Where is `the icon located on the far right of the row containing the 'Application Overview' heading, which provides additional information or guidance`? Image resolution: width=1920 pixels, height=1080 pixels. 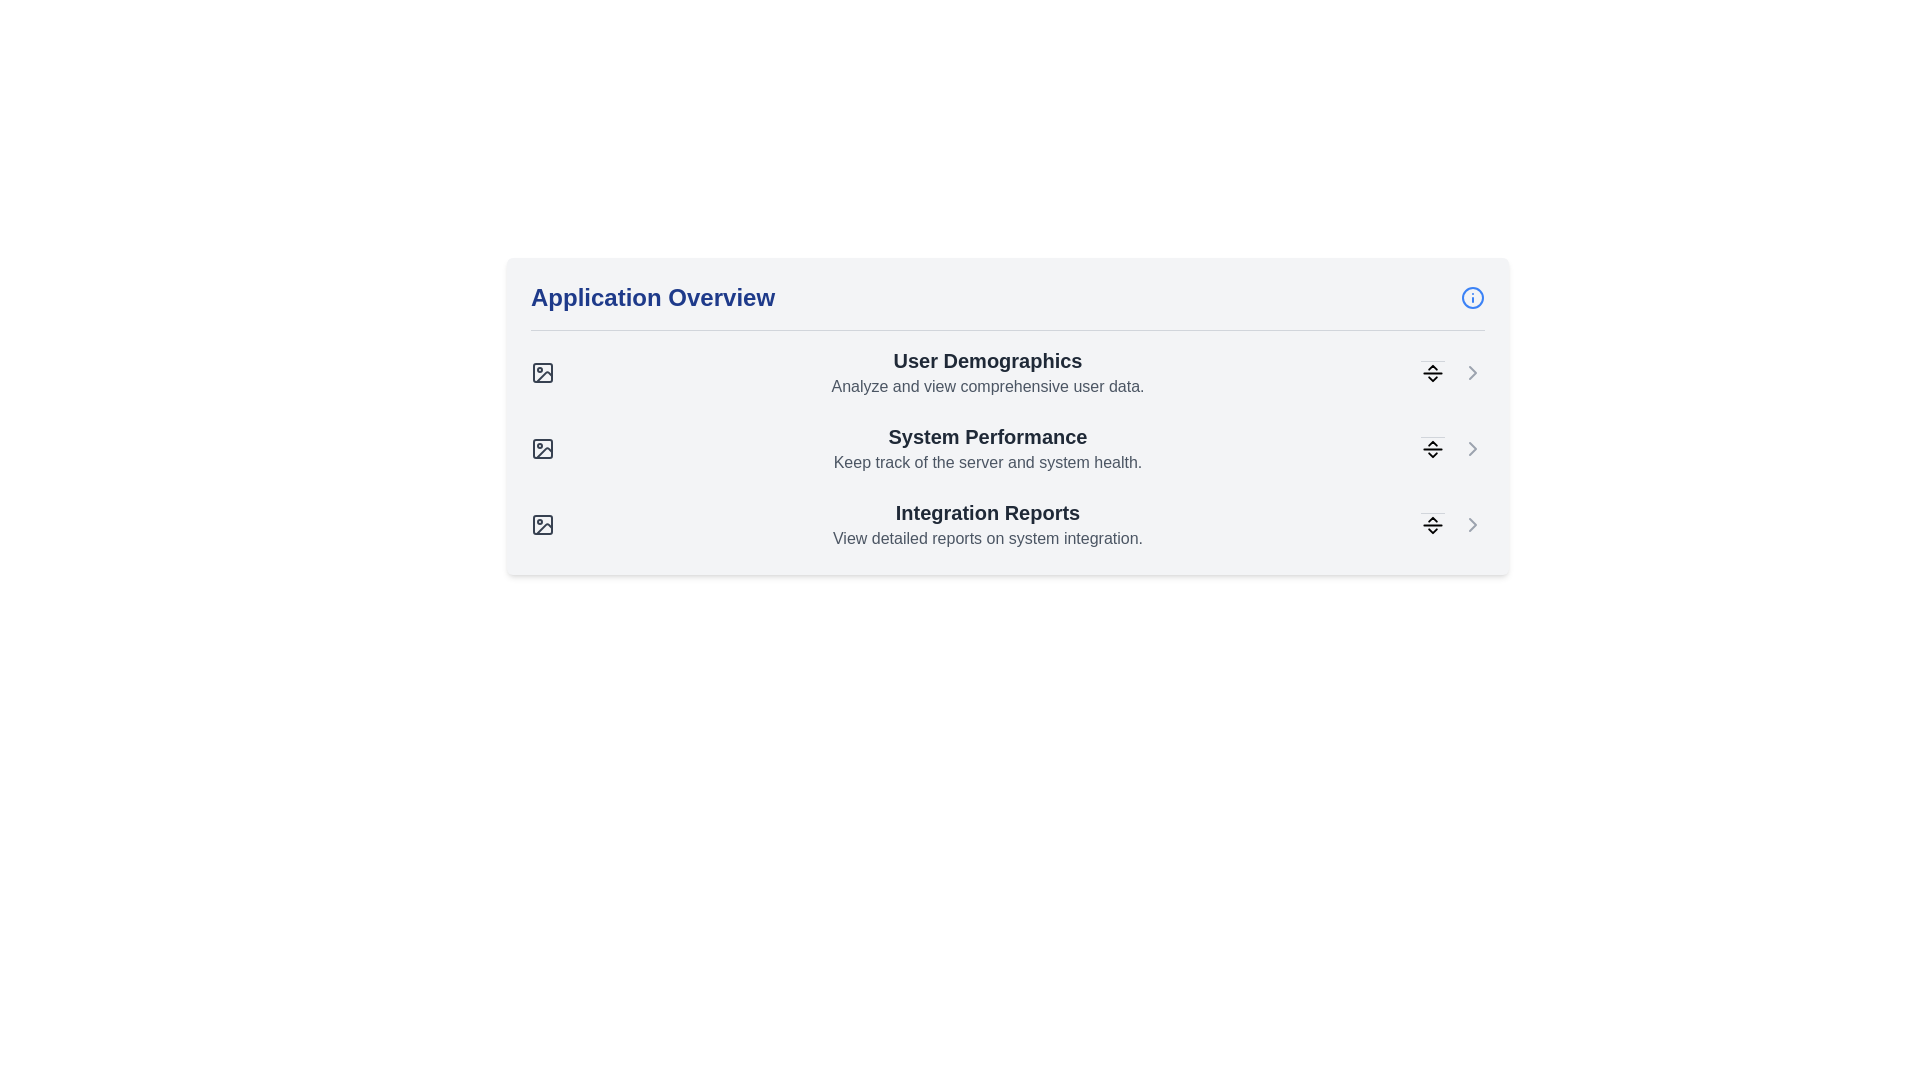 the icon located on the far right of the row containing the 'Application Overview' heading, which provides additional information or guidance is located at coordinates (1473, 297).